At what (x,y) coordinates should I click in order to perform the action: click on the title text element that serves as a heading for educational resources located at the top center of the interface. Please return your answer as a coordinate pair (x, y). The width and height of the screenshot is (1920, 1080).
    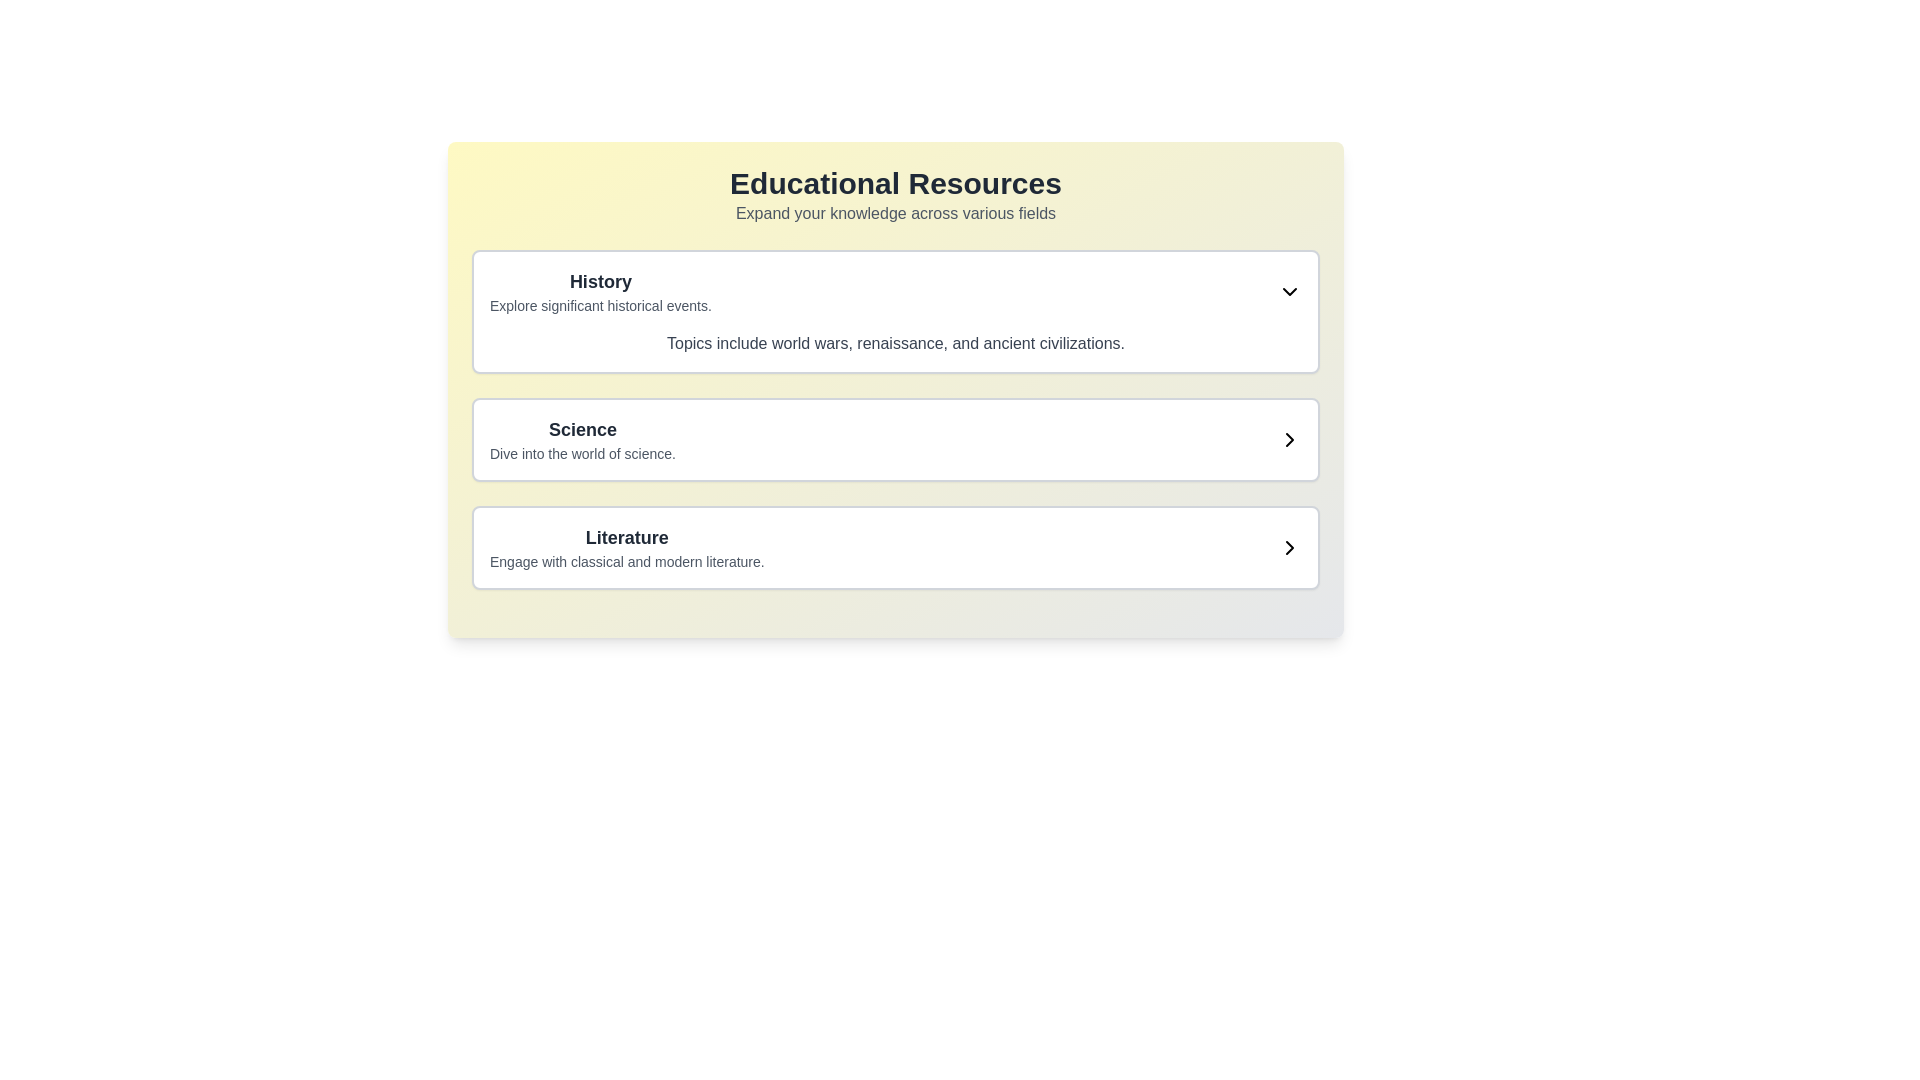
    Looking at the image, I should click on (895, 184).